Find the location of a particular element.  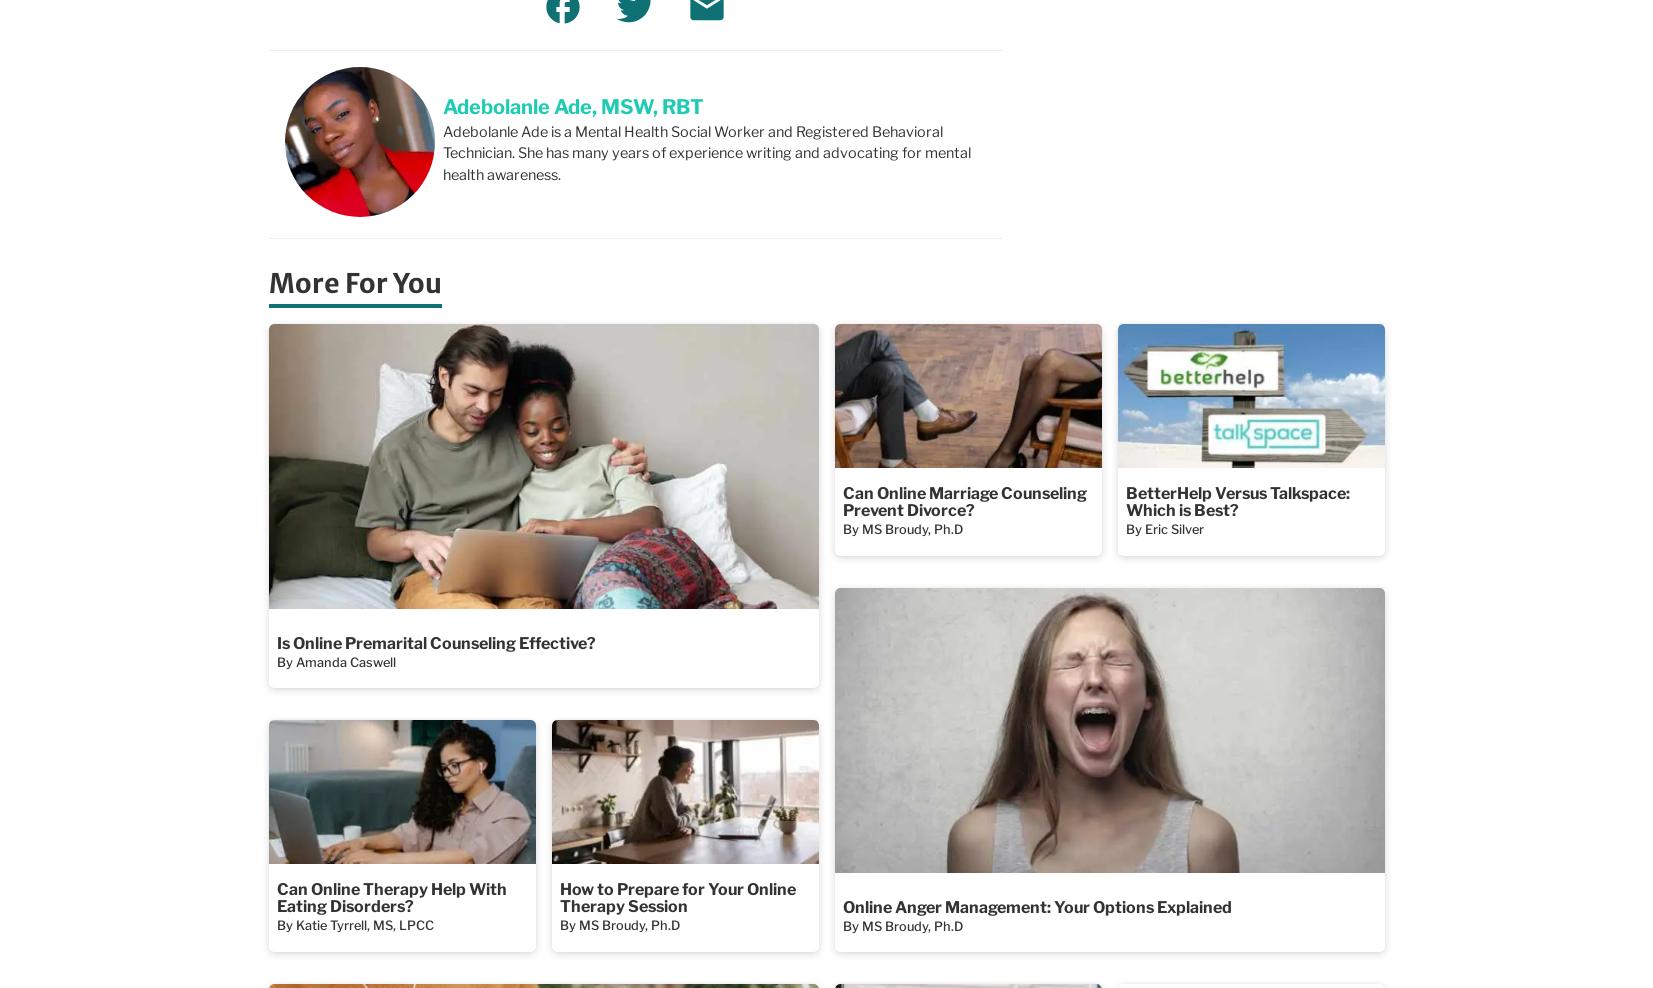

'More For You' is located at coordinates (353, 281).